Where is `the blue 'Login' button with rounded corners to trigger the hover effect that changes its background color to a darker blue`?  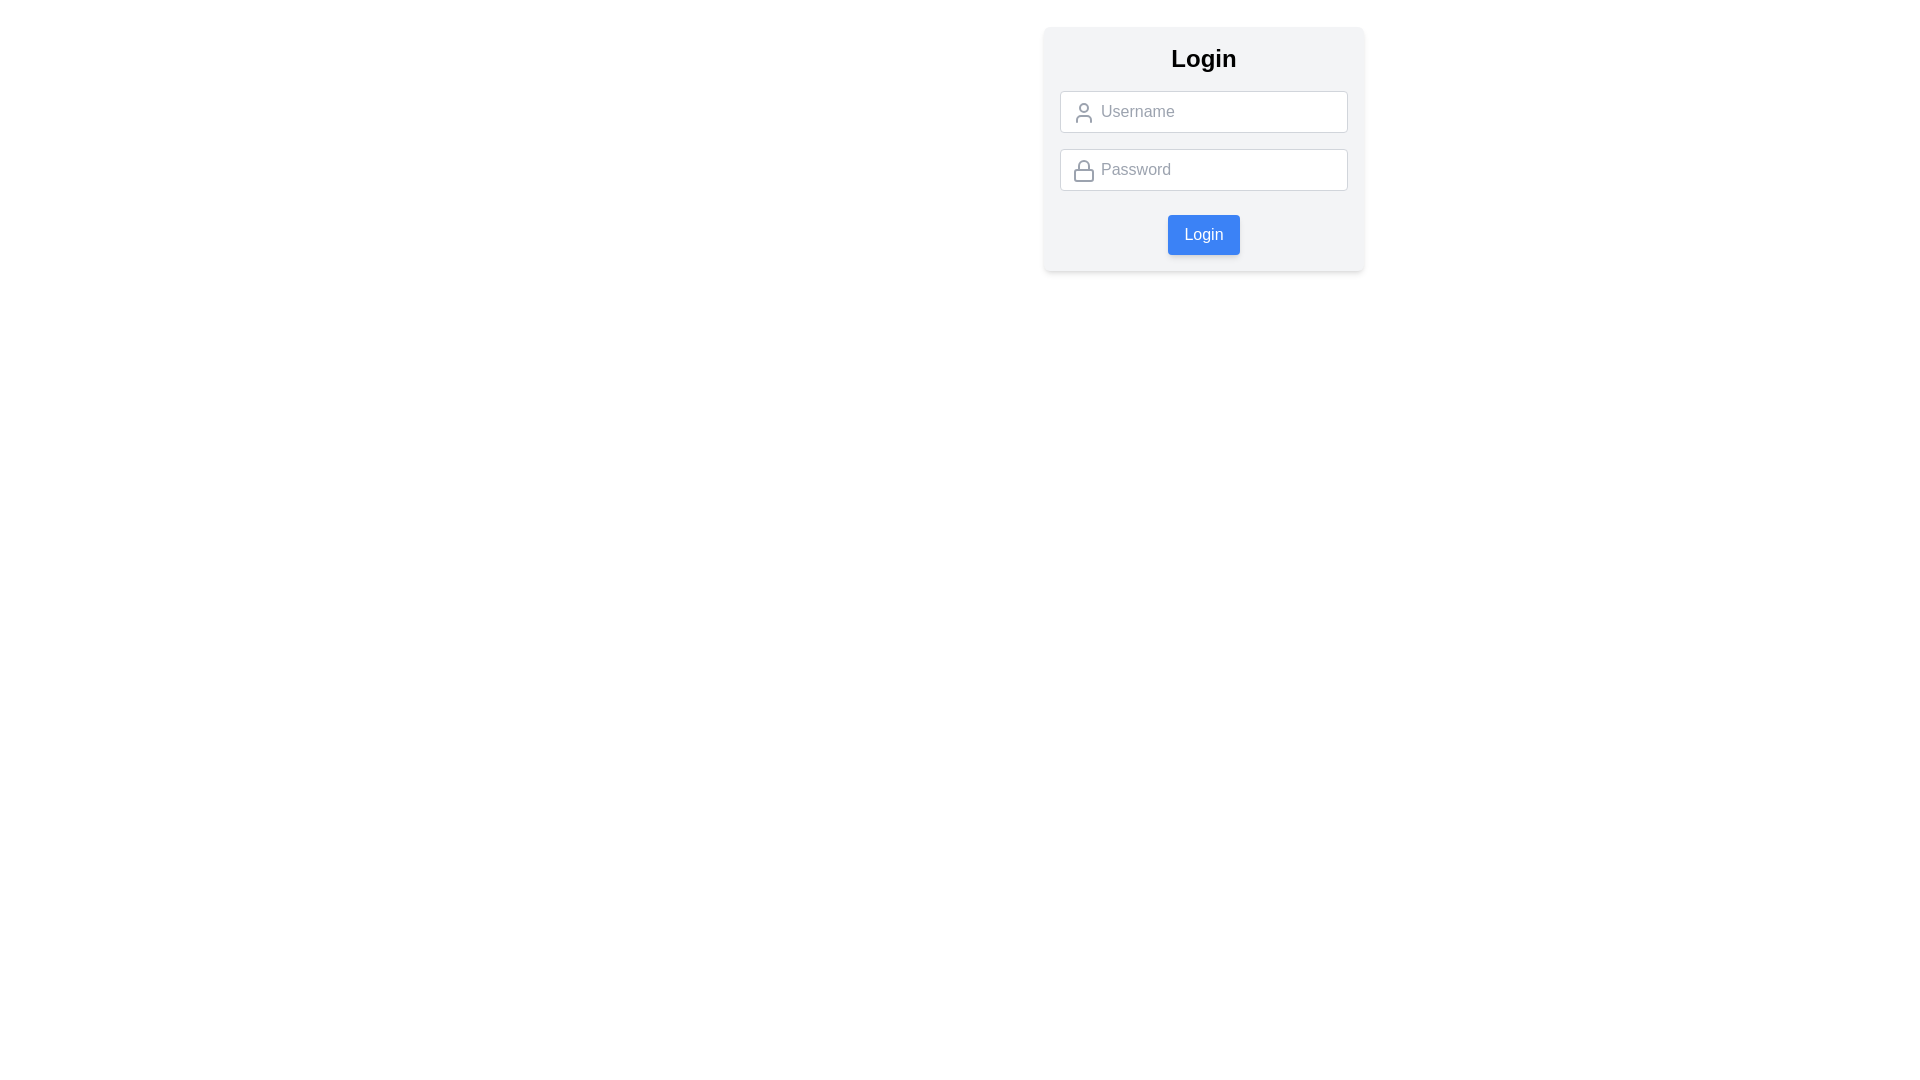
the blue 'Login' button with rounded corners to trigger the hover effect that changes its background color to a darker blue is located at coordinates (1203, 234).